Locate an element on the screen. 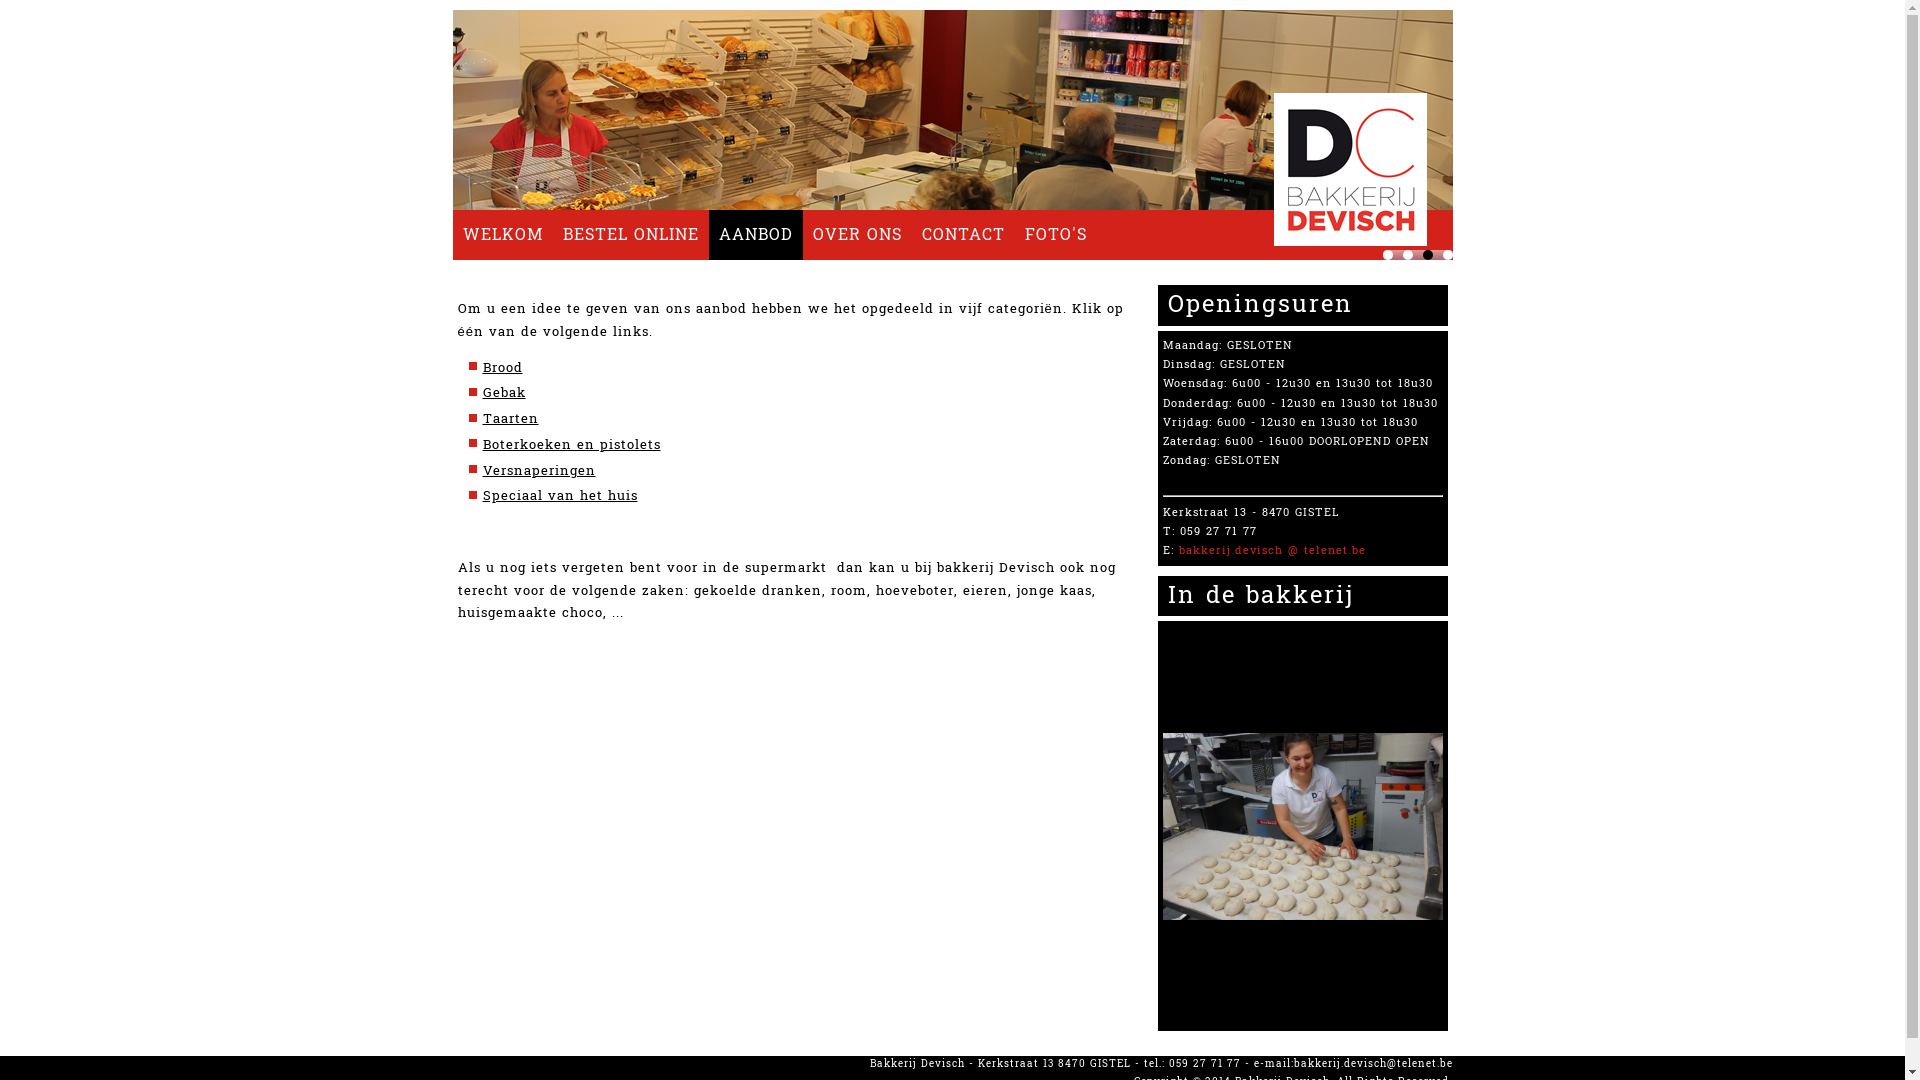  'CONTACT' is located at coordinates (963, 234).